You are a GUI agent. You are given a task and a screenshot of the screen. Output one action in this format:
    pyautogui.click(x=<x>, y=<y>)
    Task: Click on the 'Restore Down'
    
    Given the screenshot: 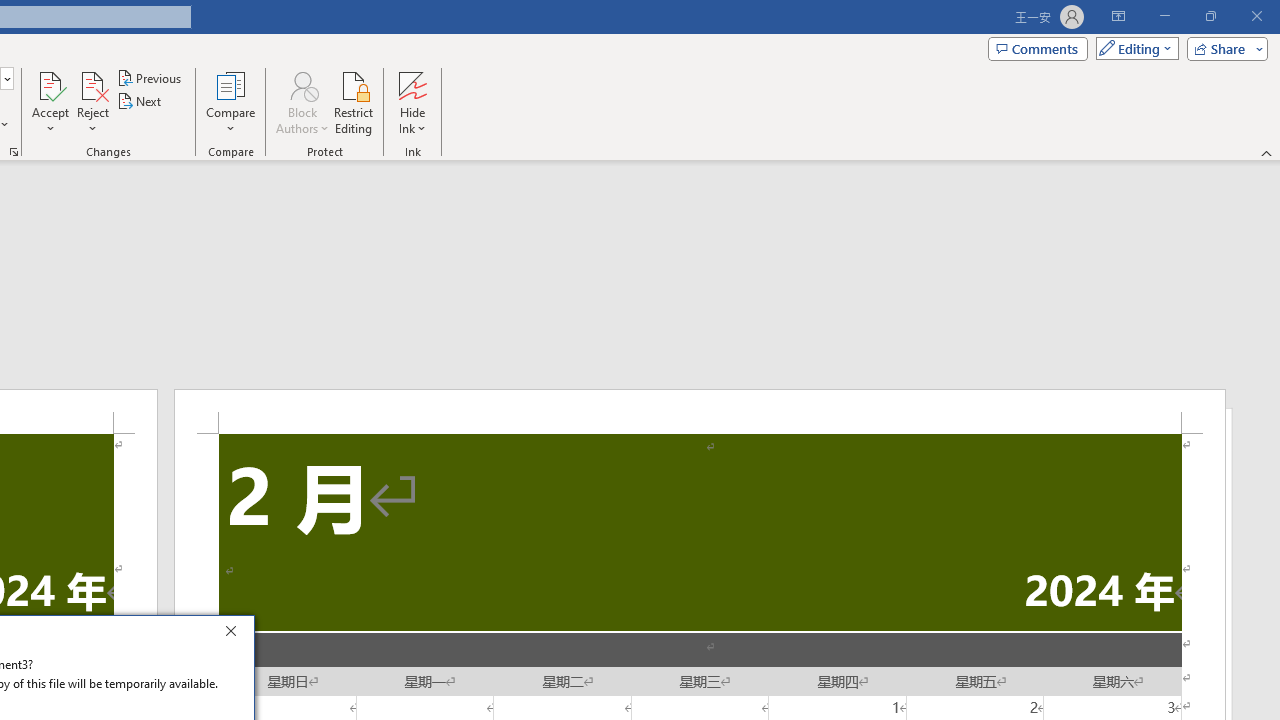 What is the action you would take?
    pyautogui.click(x=1209, y=16)
    